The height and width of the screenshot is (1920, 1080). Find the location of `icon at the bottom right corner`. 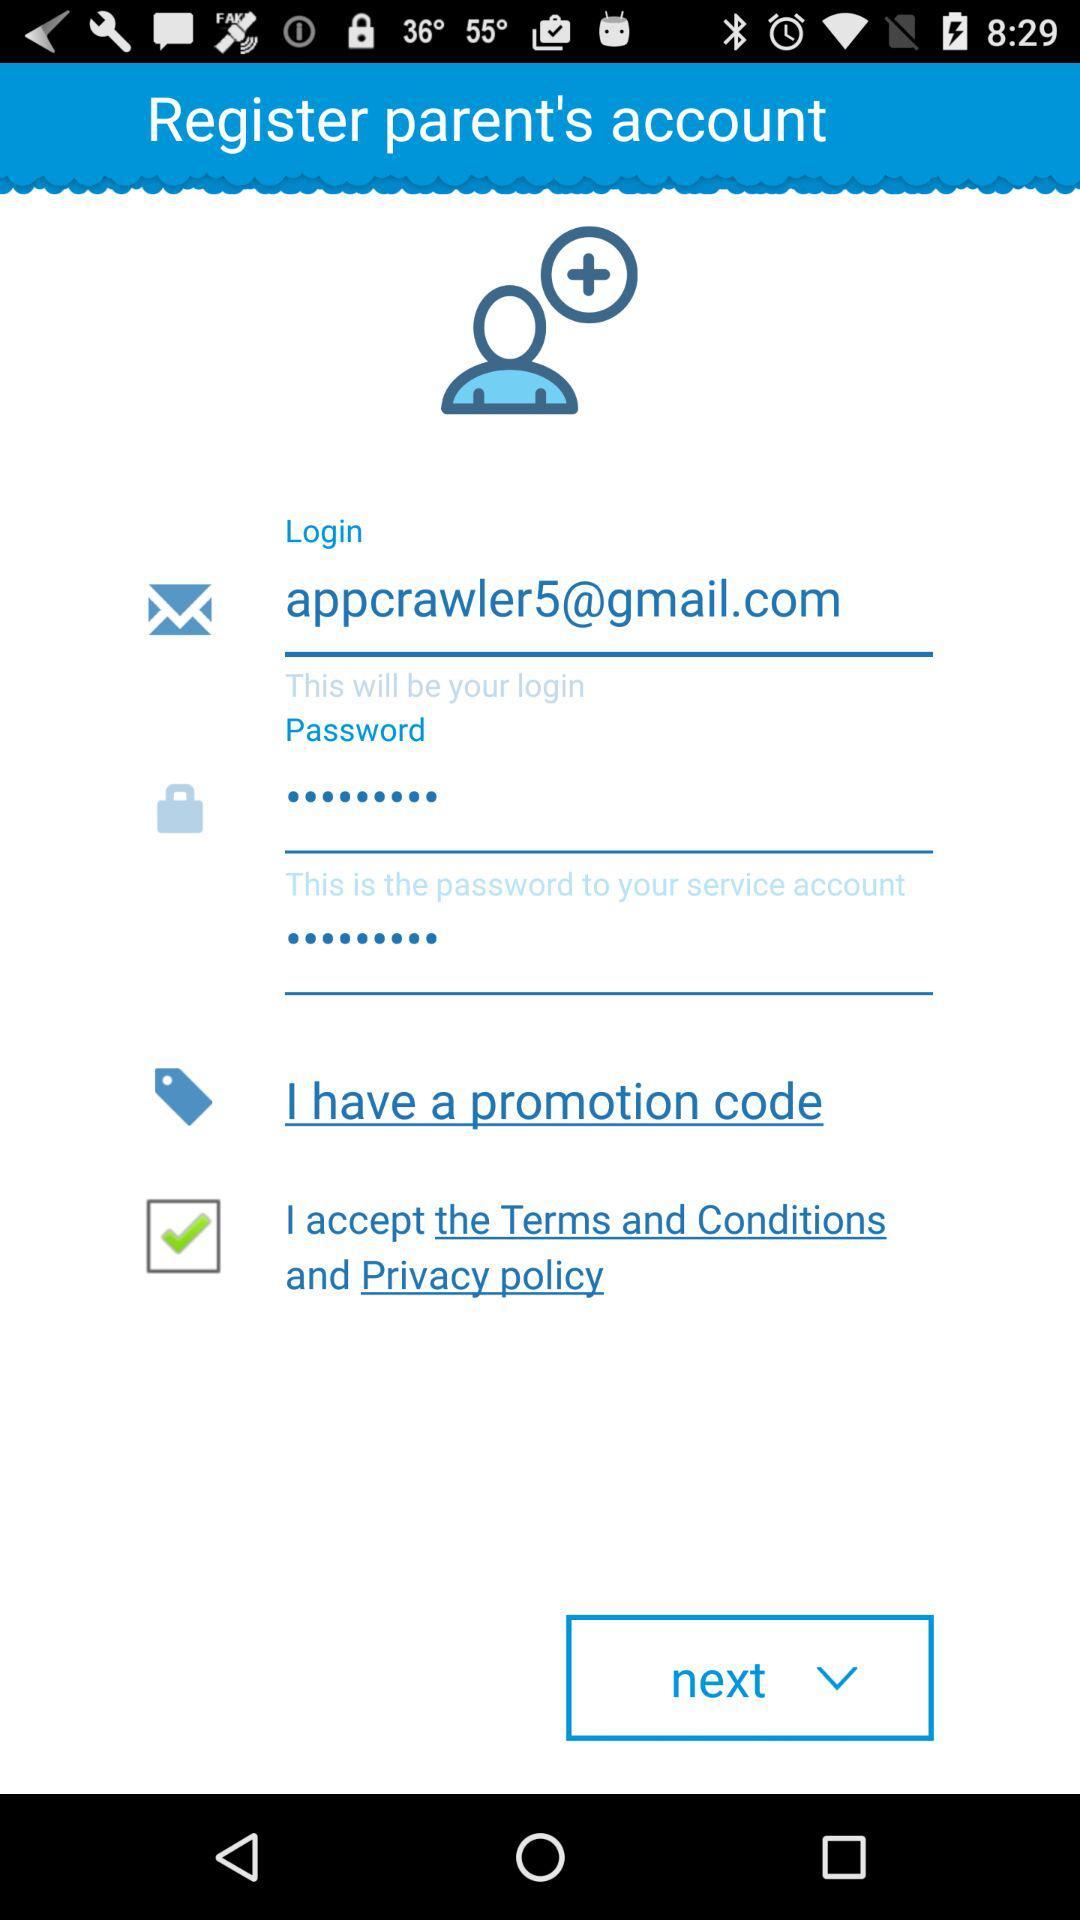

icon at the bottom right corner is located at coordinates (749, 1677).